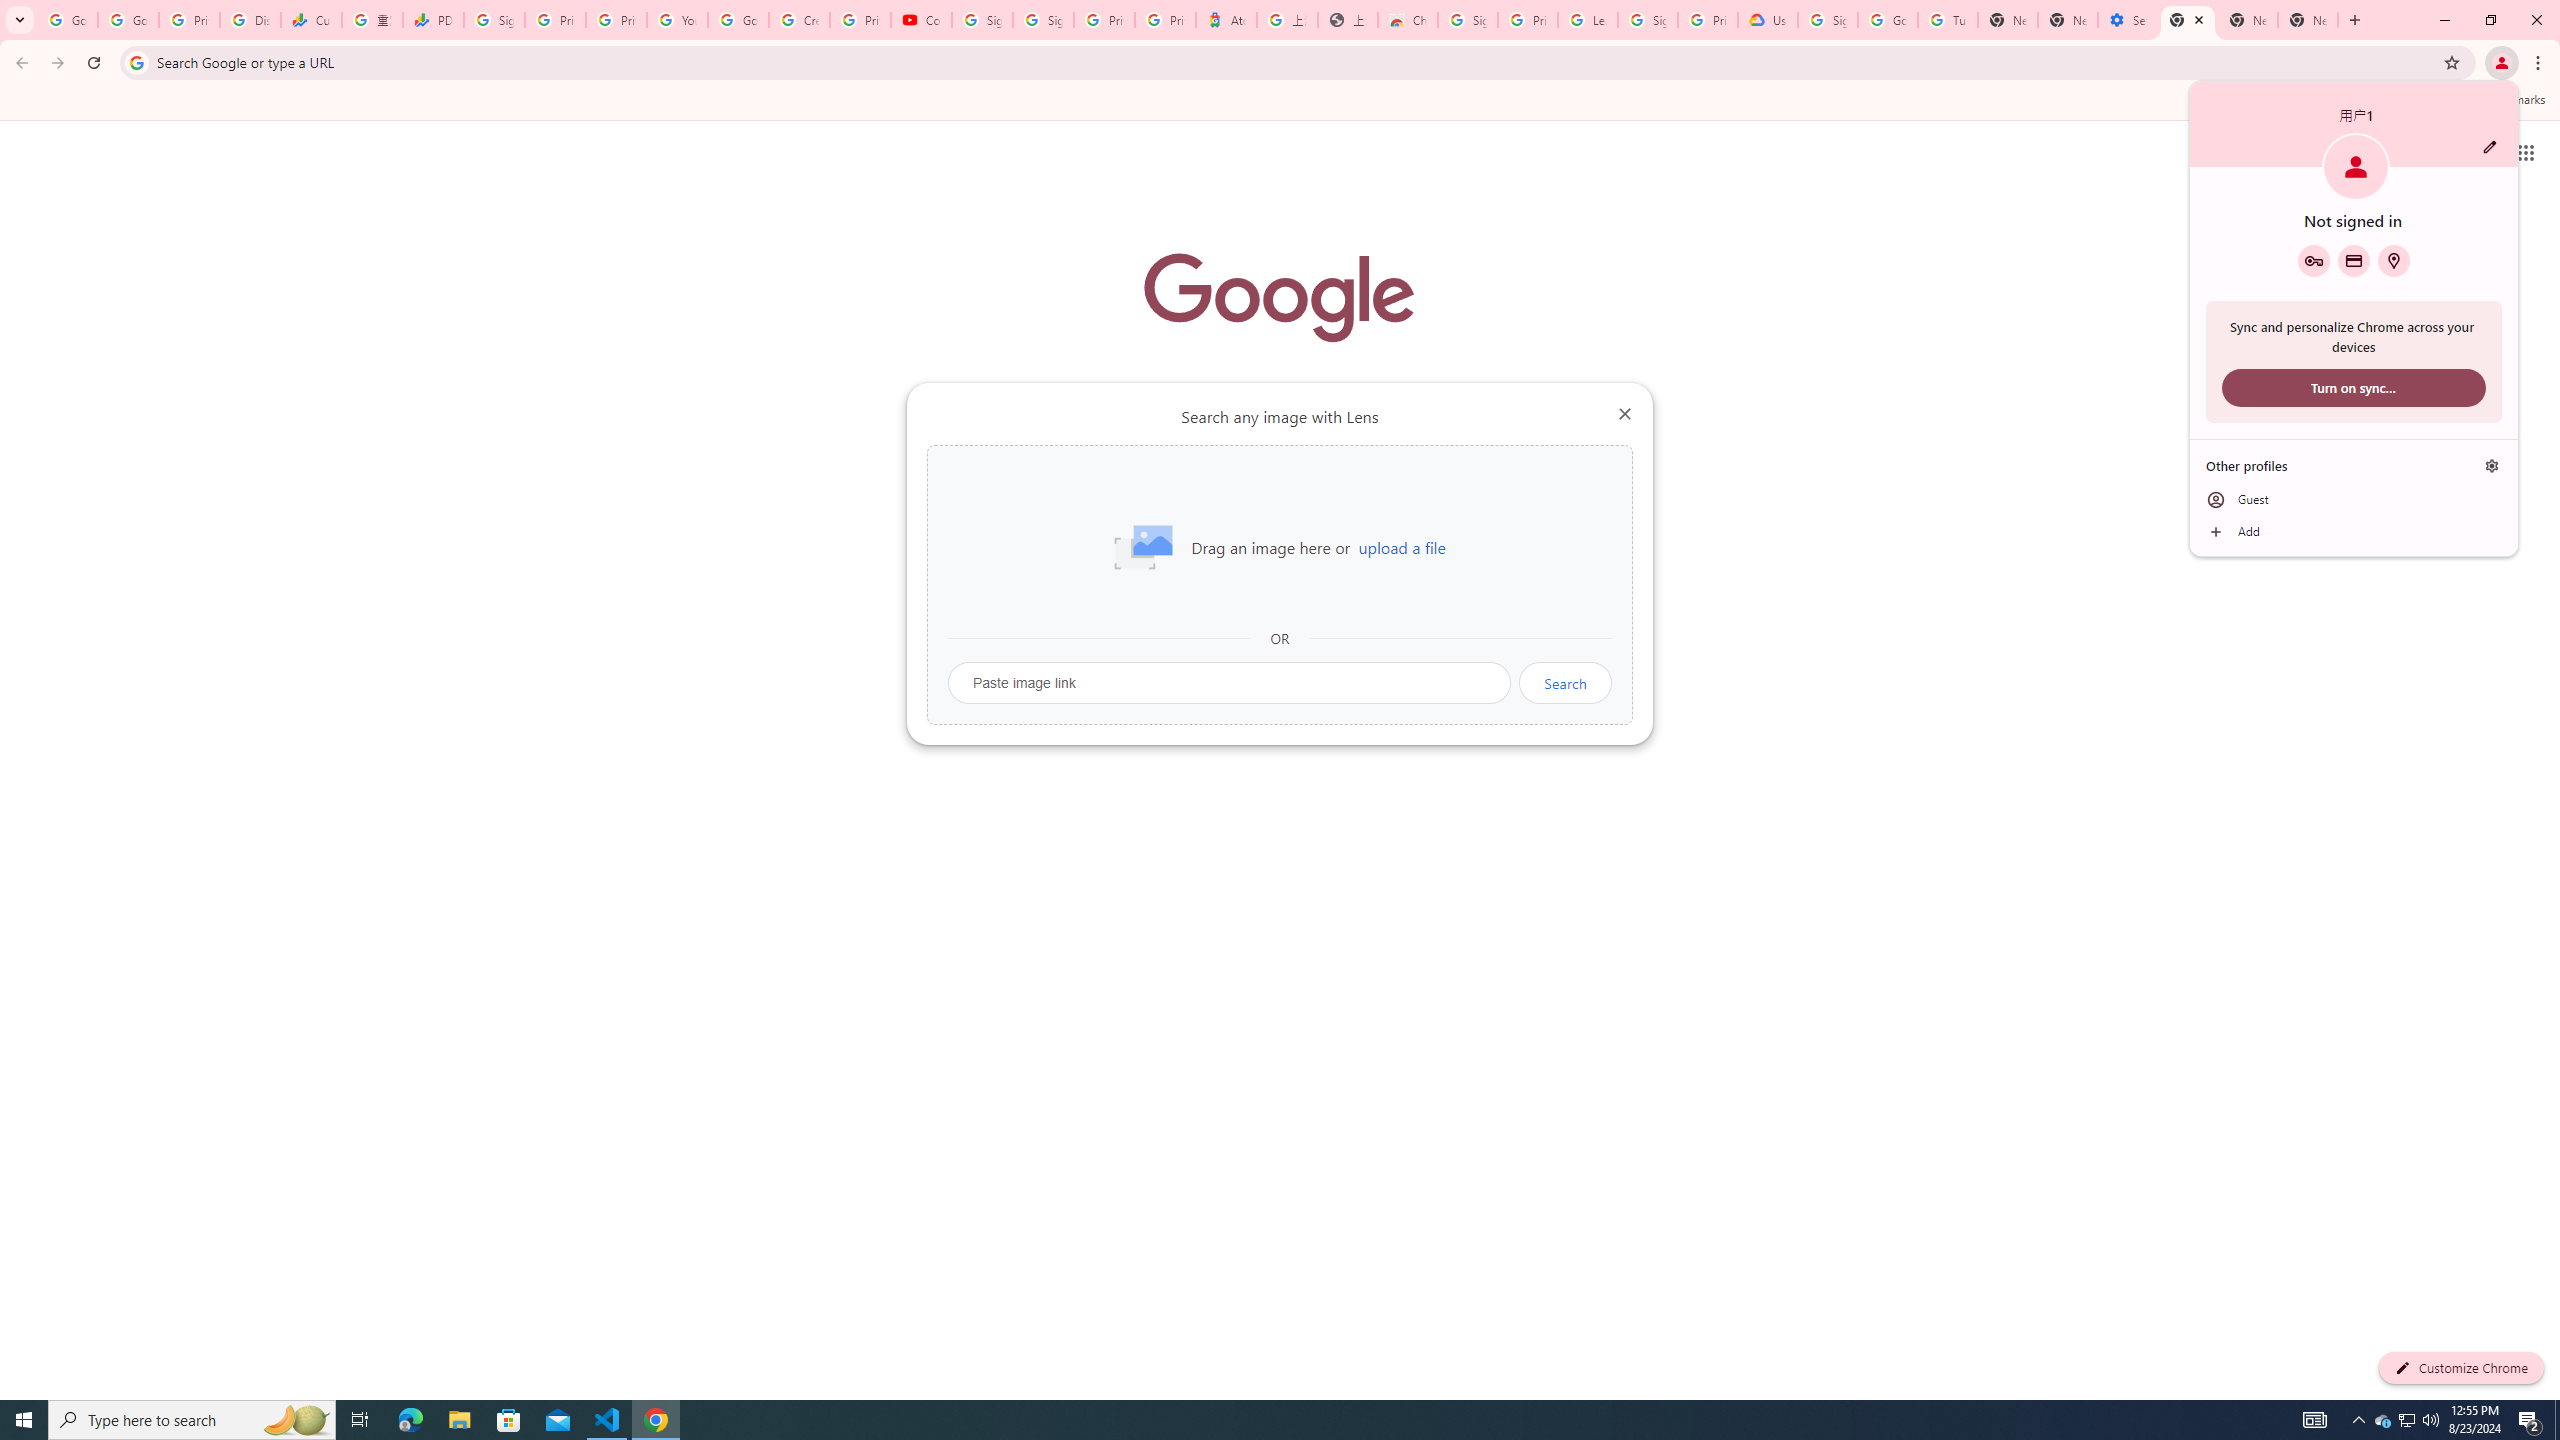 Image resolution: width=2560 pixels, height=1440 pixels. Describe the element at coordinates (2127, 19) in the screenshot. I see `'Settings - System'` at that location.